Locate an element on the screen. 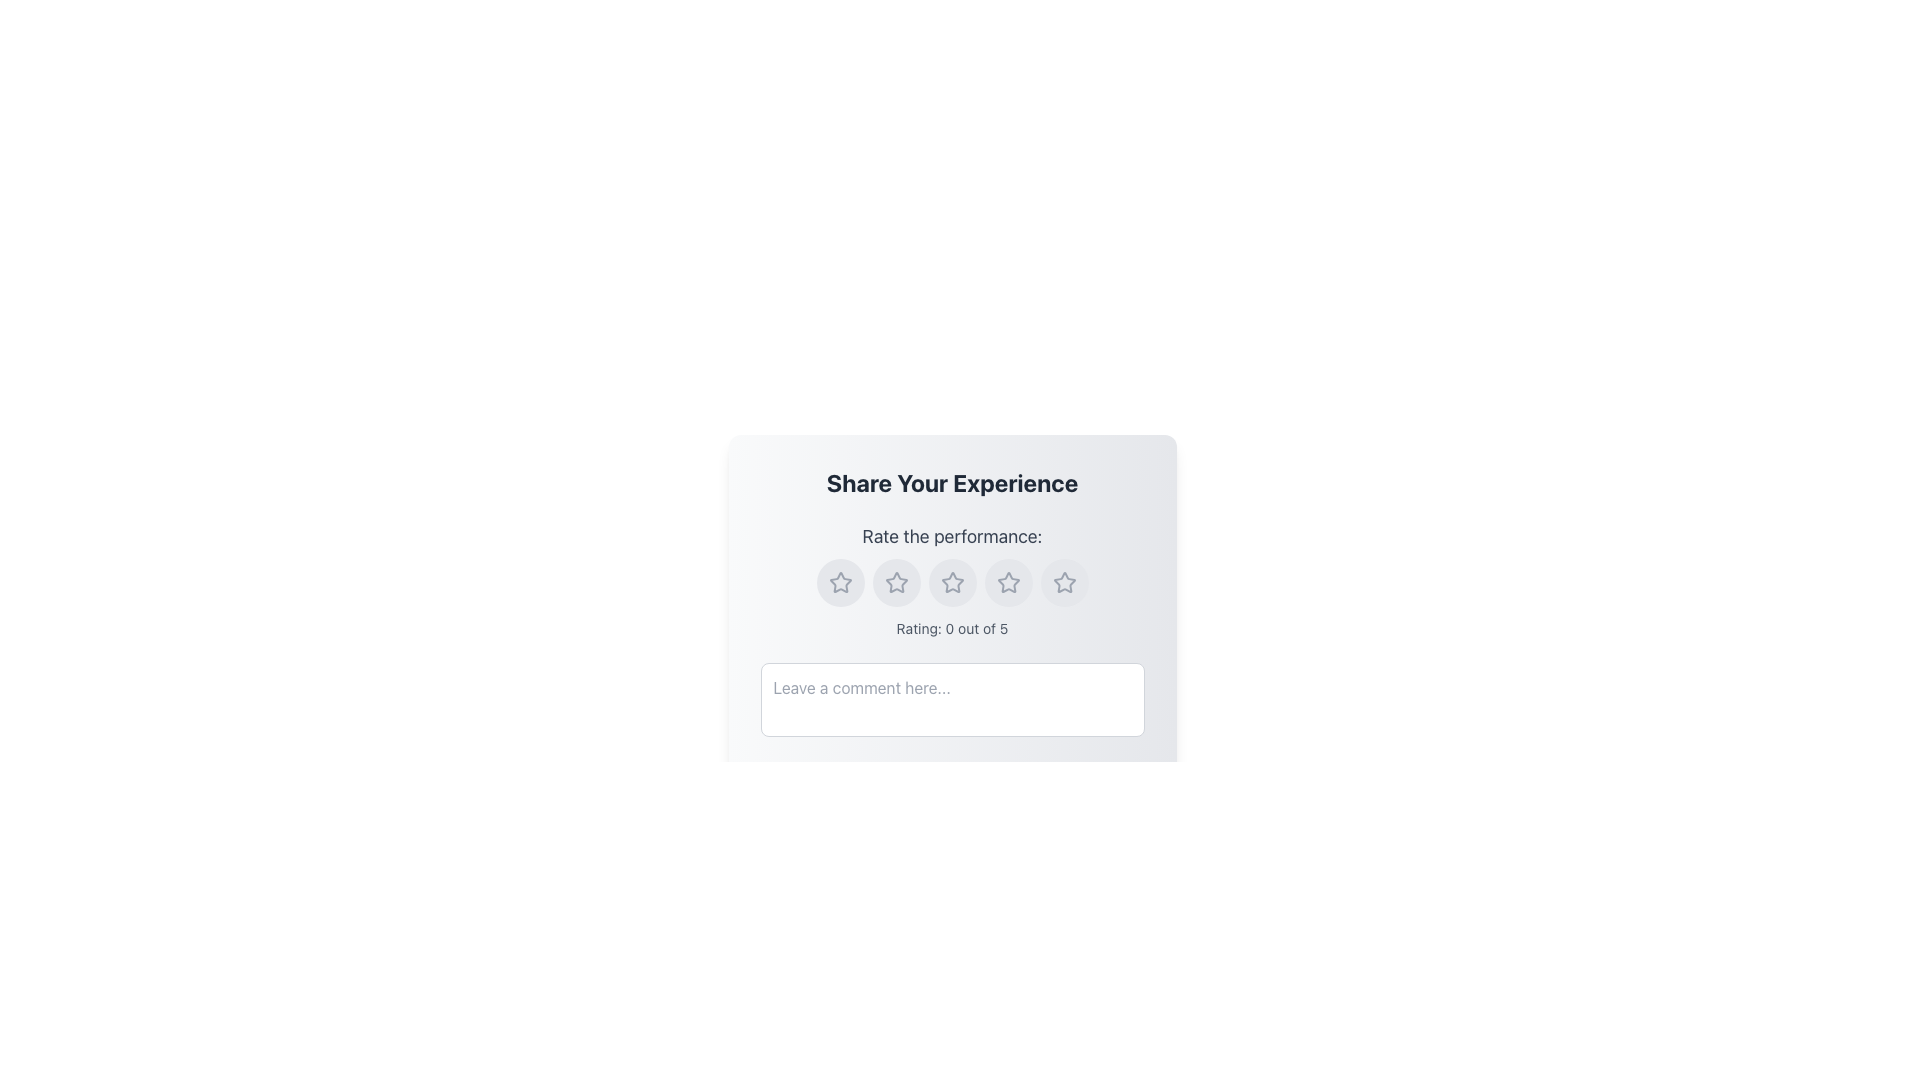 Image resolution: width=1920 pixels, height=1080 pixels. the fifth star button in the 5-star rating system is located at coordinates (1063, 582).